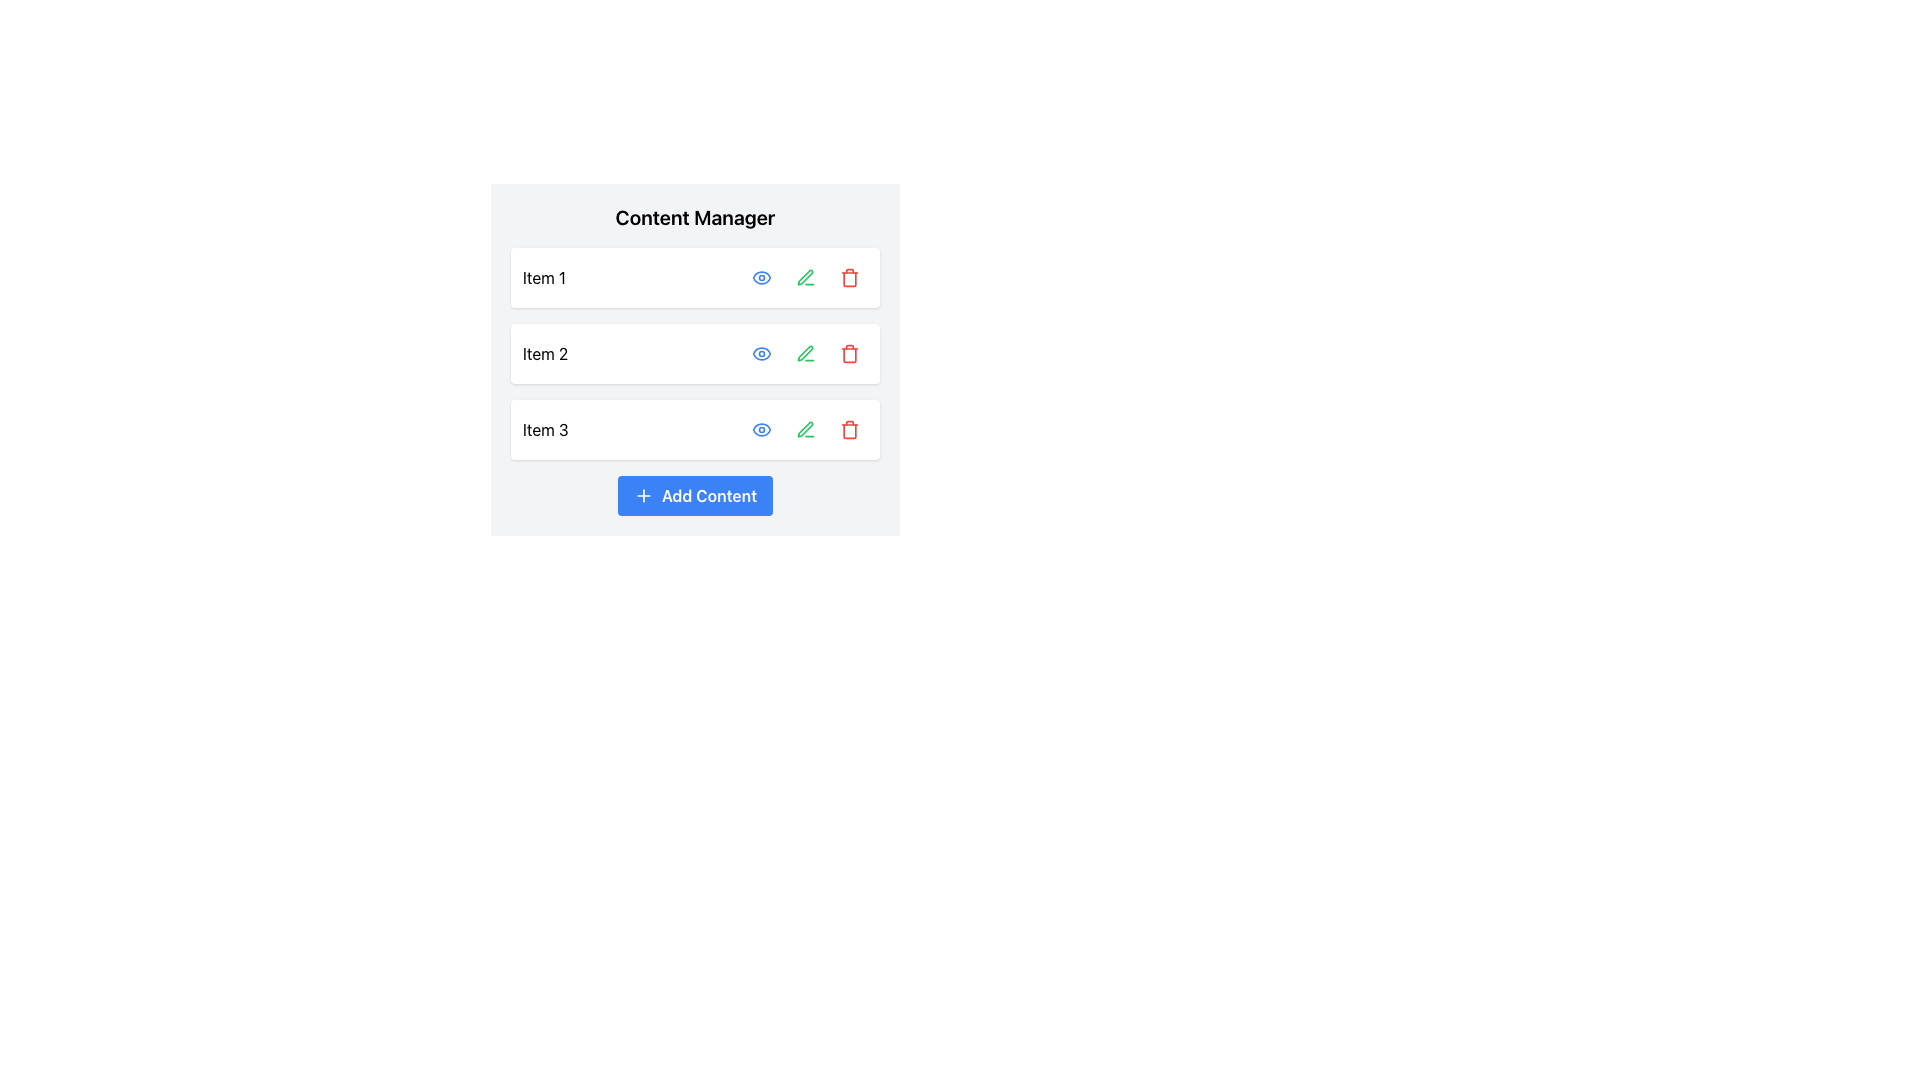 The height and width of the screenshot is (1080, 1920). I want to click on the curved line of the red trash icon, which is the third control in the row of action icons for the first content item (Item 1), so click(849, 278).